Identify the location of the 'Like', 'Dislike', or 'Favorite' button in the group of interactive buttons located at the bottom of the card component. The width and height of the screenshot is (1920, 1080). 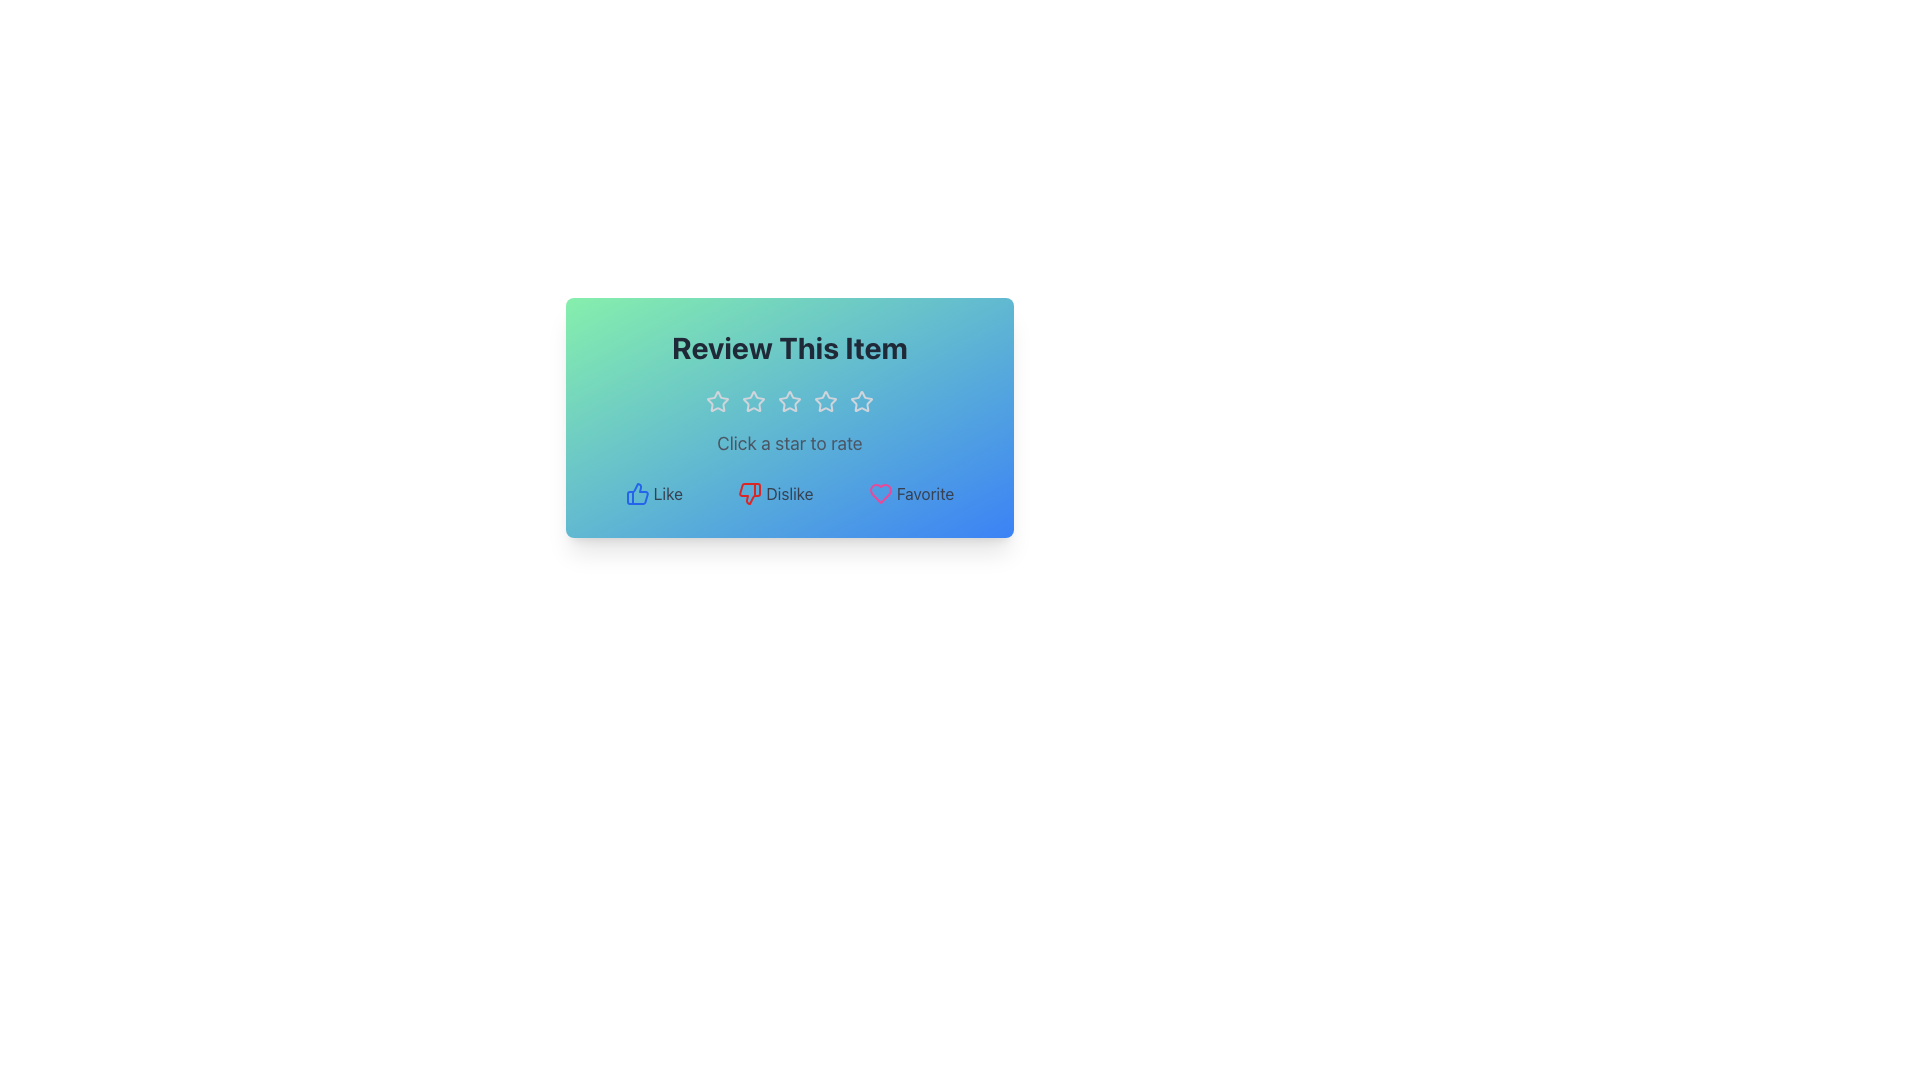
(789, 493).